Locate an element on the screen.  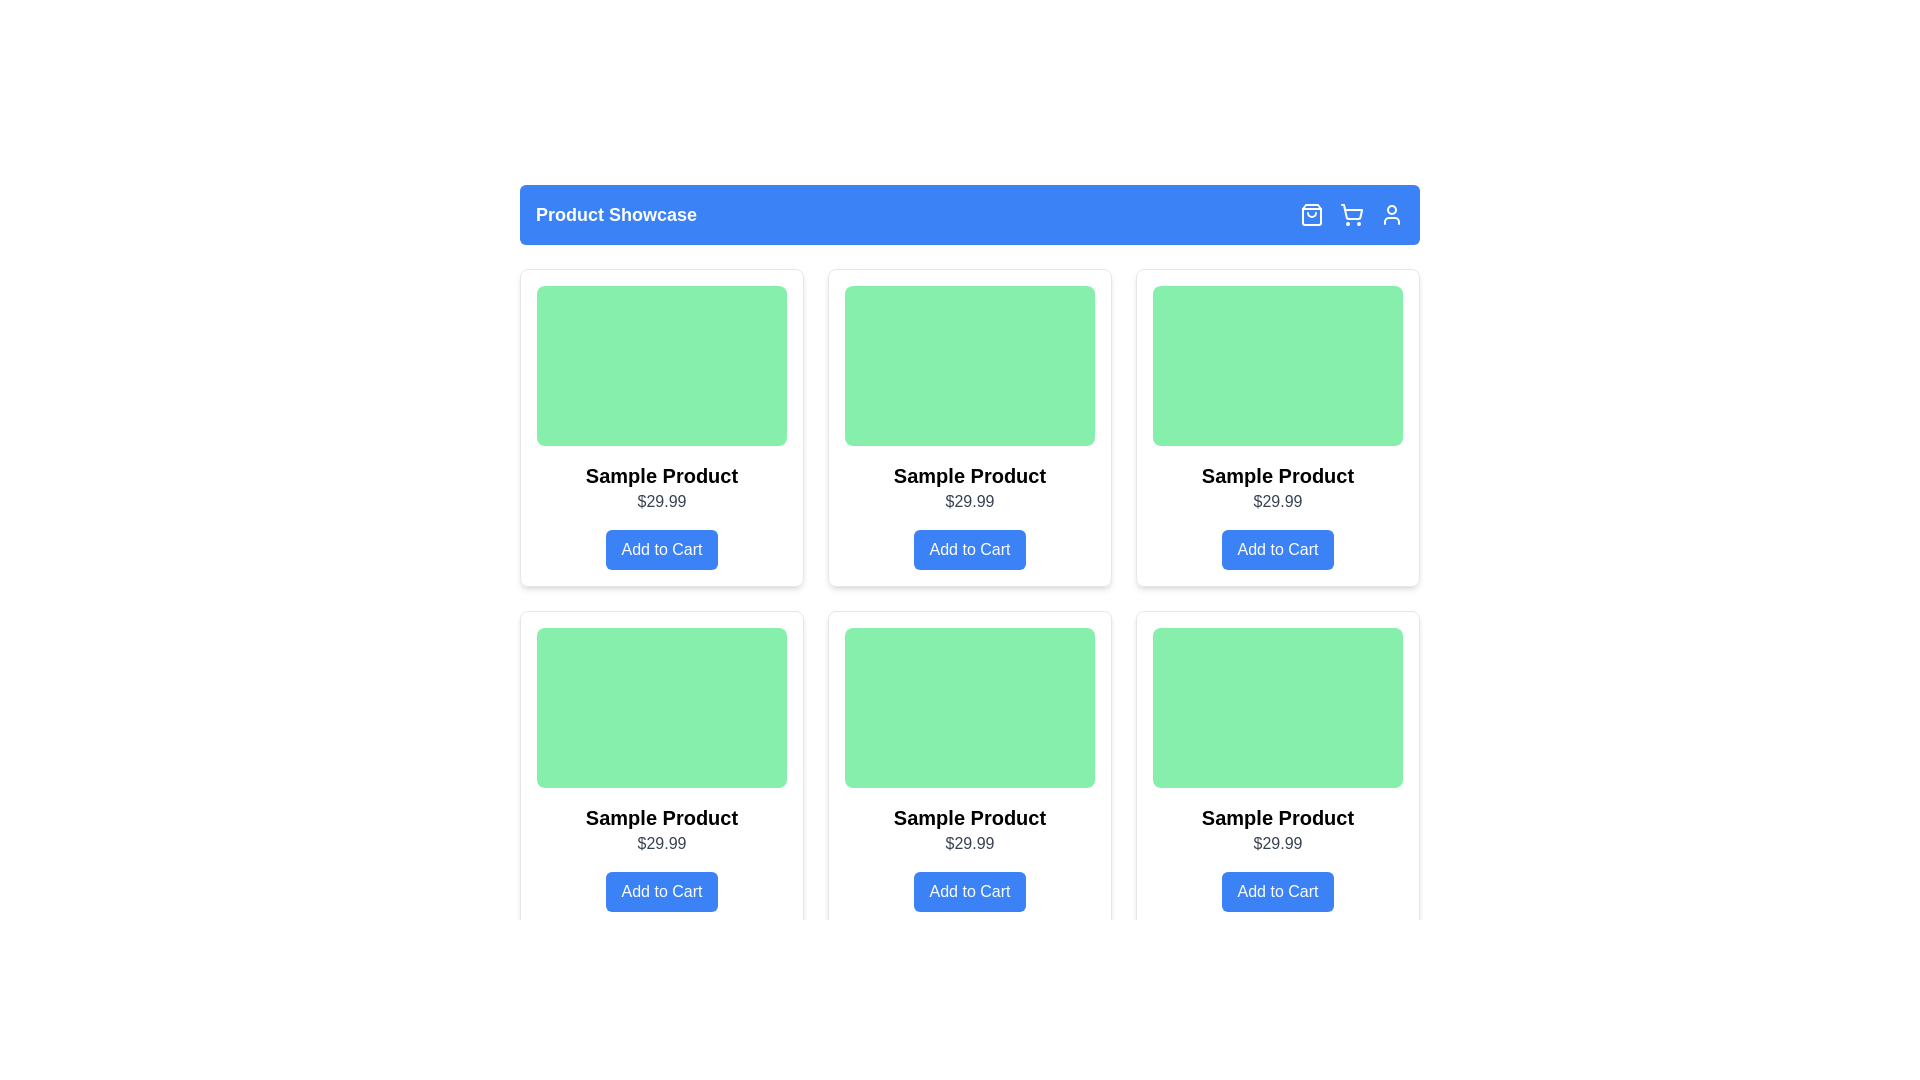
the graphical shopping cart icon located in the top navigation bar, positioned between the trash bin icon and the user profile icon is located at coordinates (1352, 212).